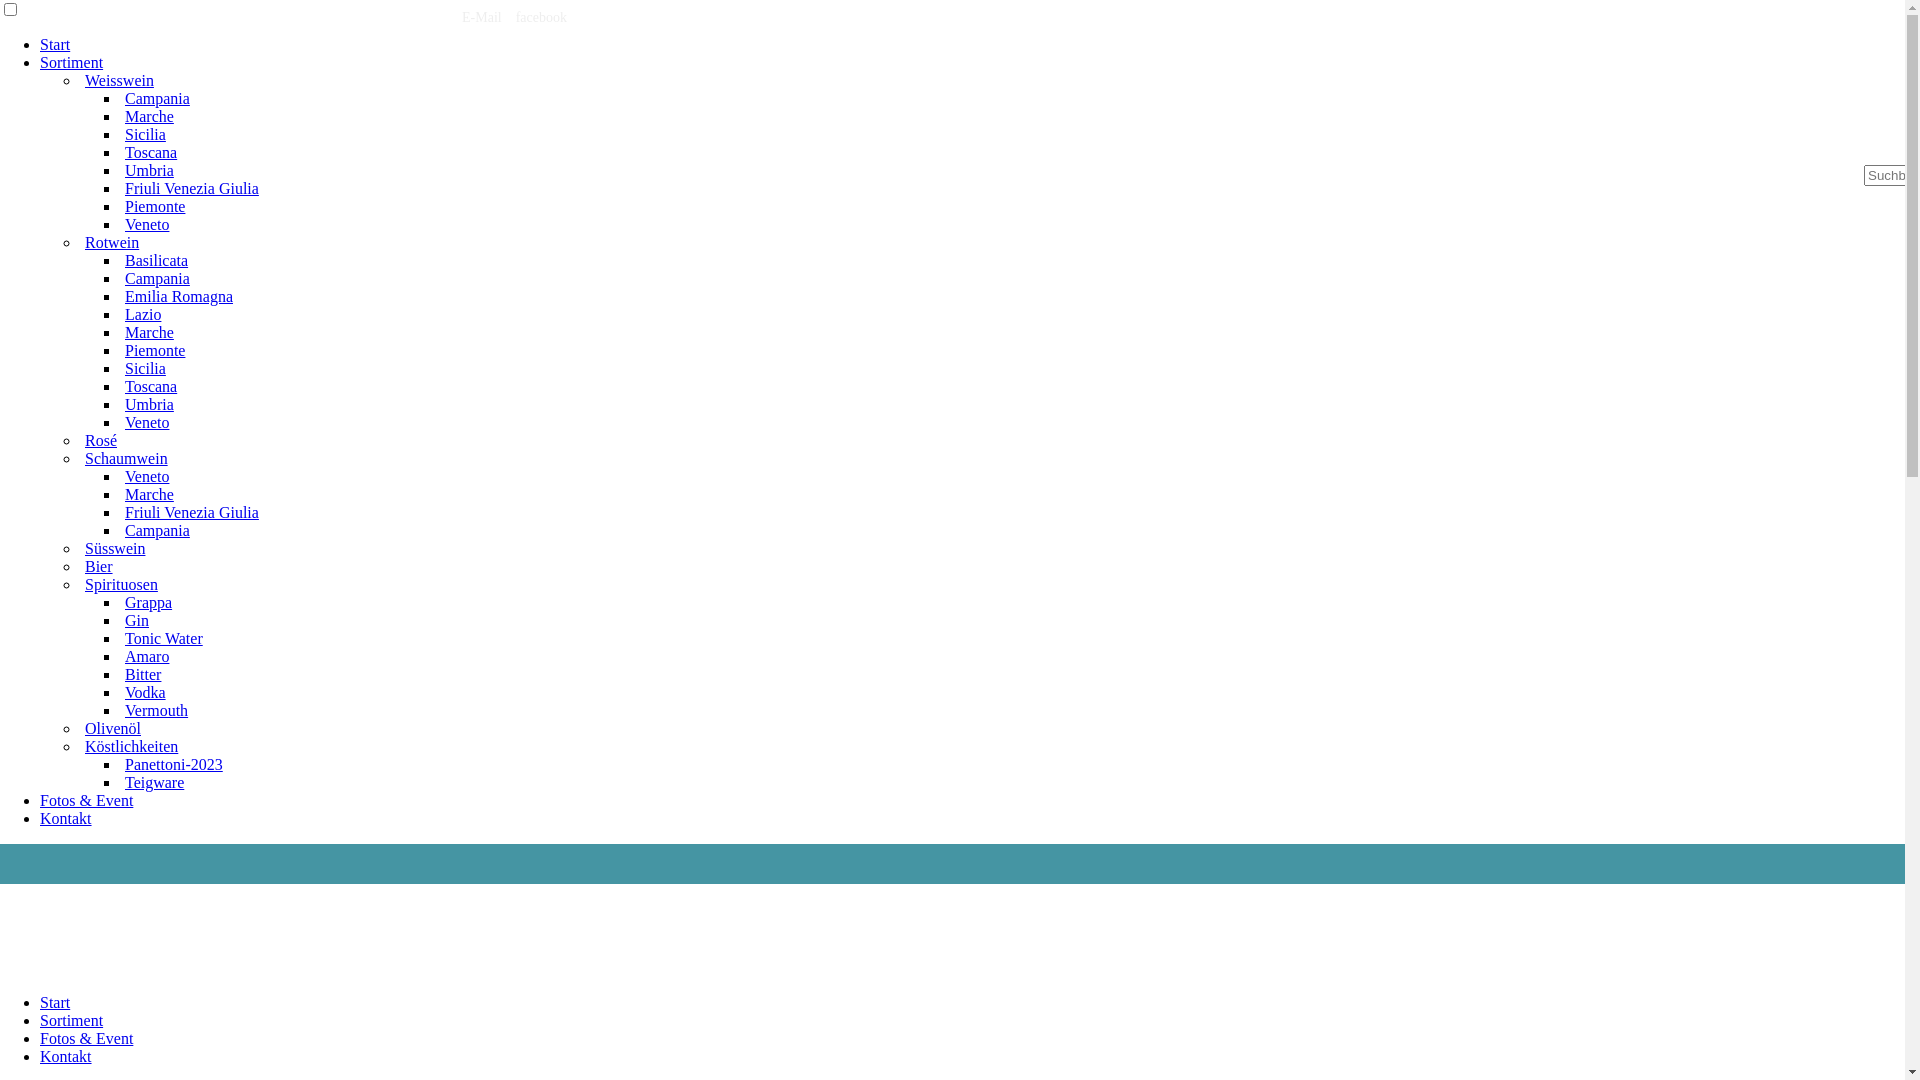 This screenshot has width=1920, height=1080. Describe the element at coordinates (71, 1020) in the screenshot. I see `'Sortiment'` at that location.